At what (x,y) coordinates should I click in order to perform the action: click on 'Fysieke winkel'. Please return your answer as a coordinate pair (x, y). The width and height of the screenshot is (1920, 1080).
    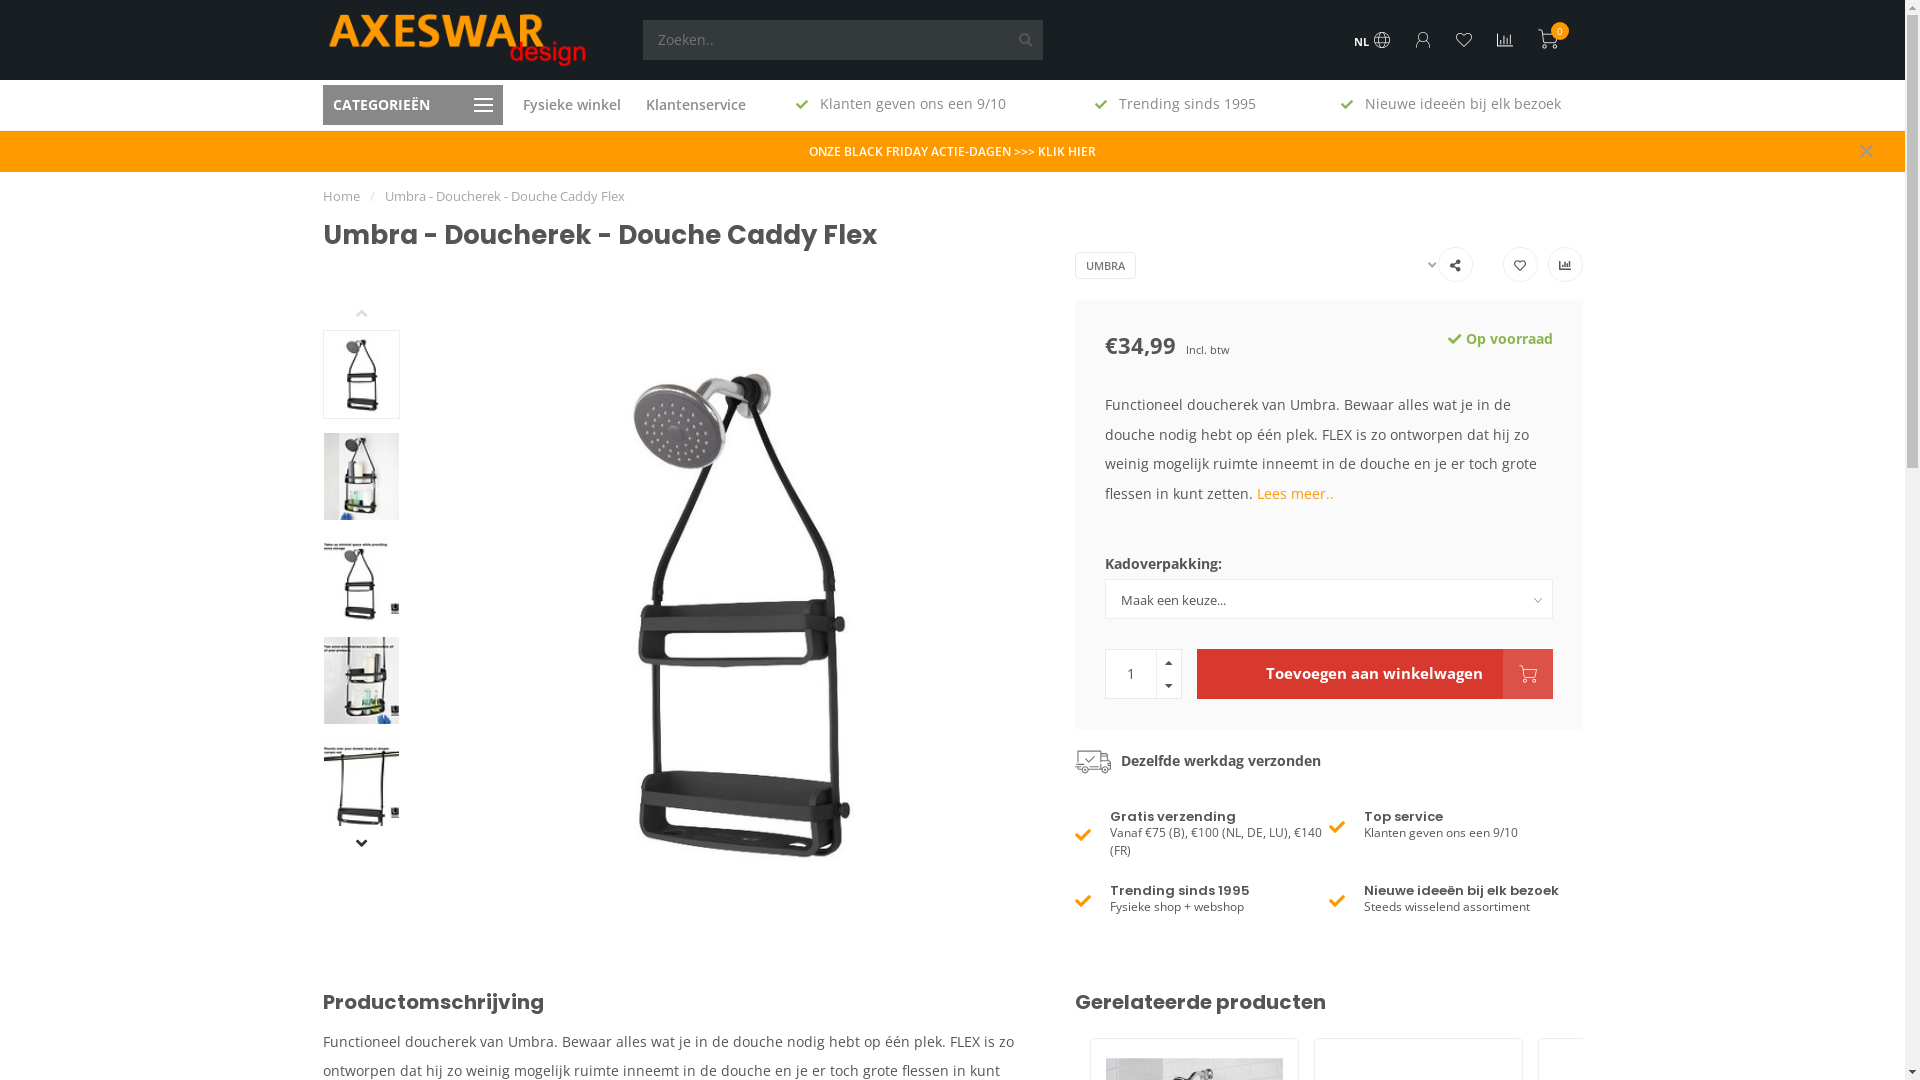
    Looking at the image, I should click on (570, 104).